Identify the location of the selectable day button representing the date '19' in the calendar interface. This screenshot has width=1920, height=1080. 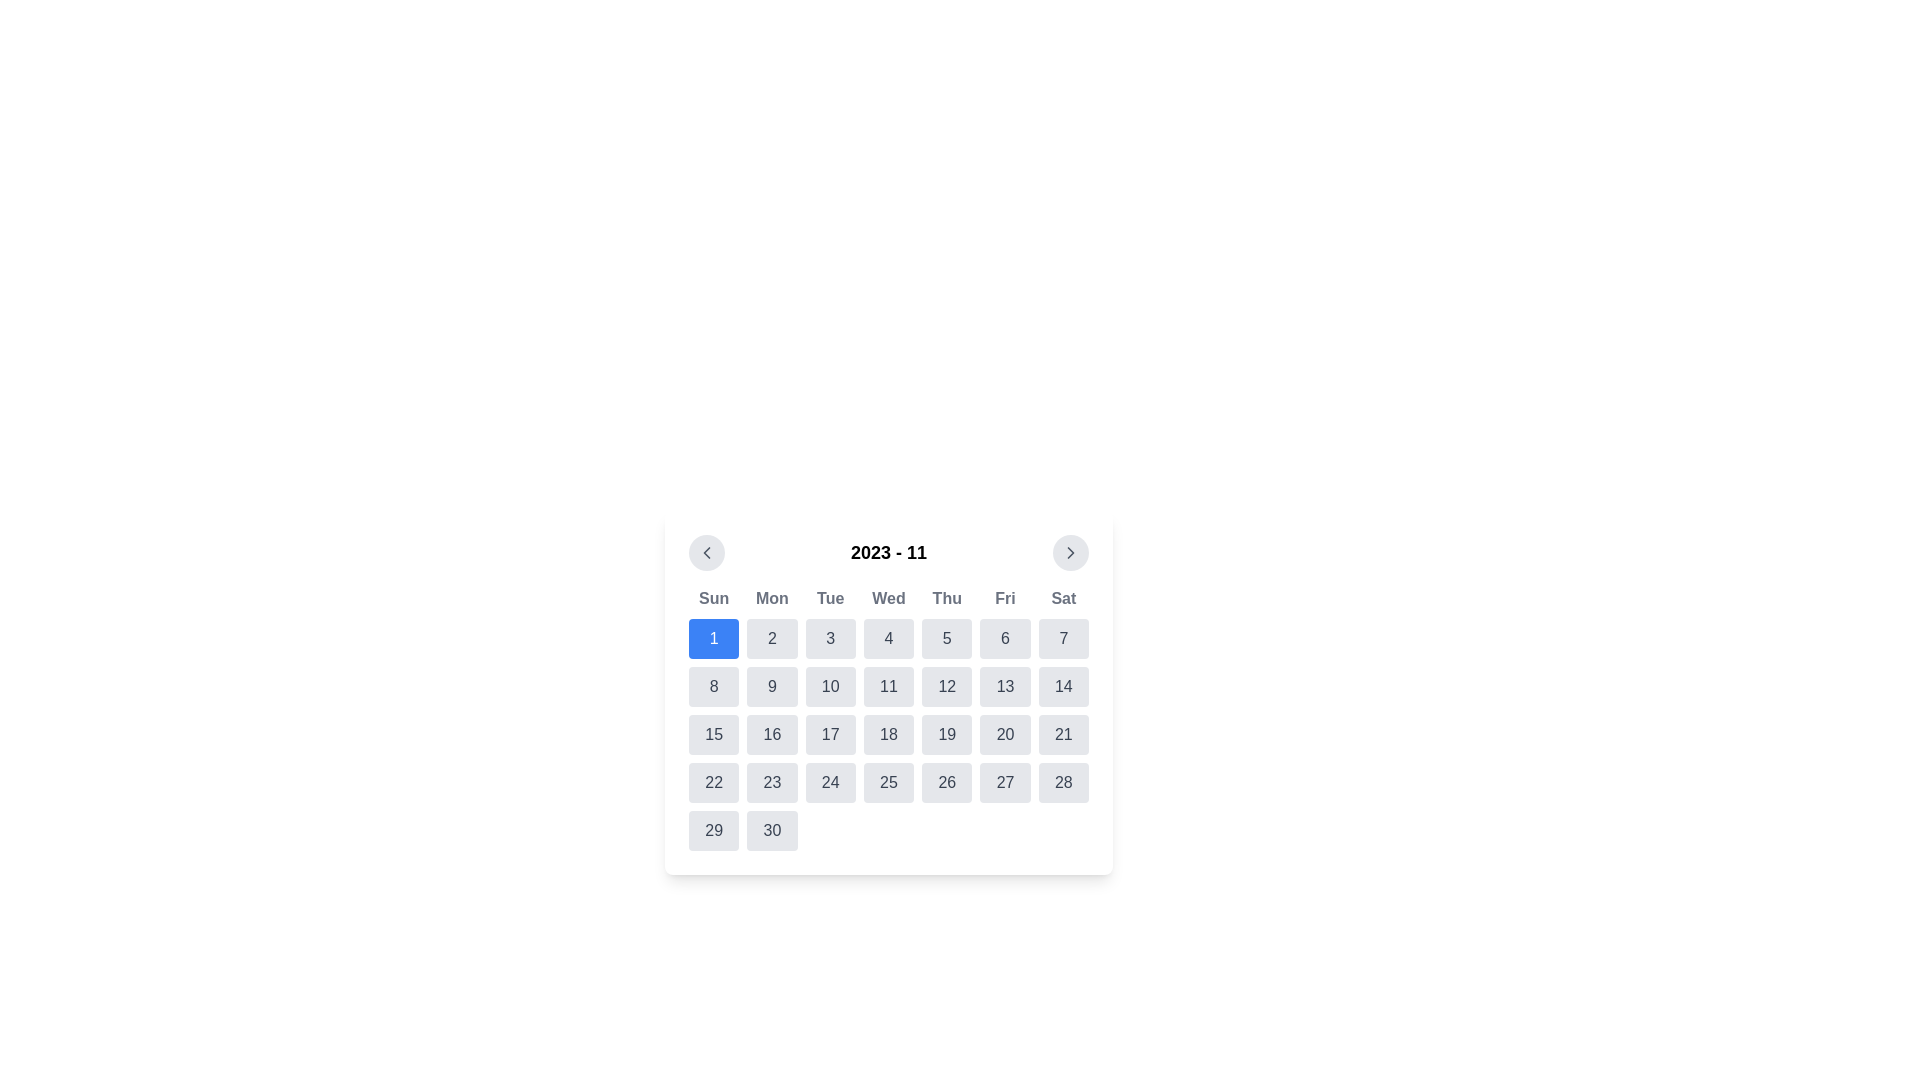
(946, 735).